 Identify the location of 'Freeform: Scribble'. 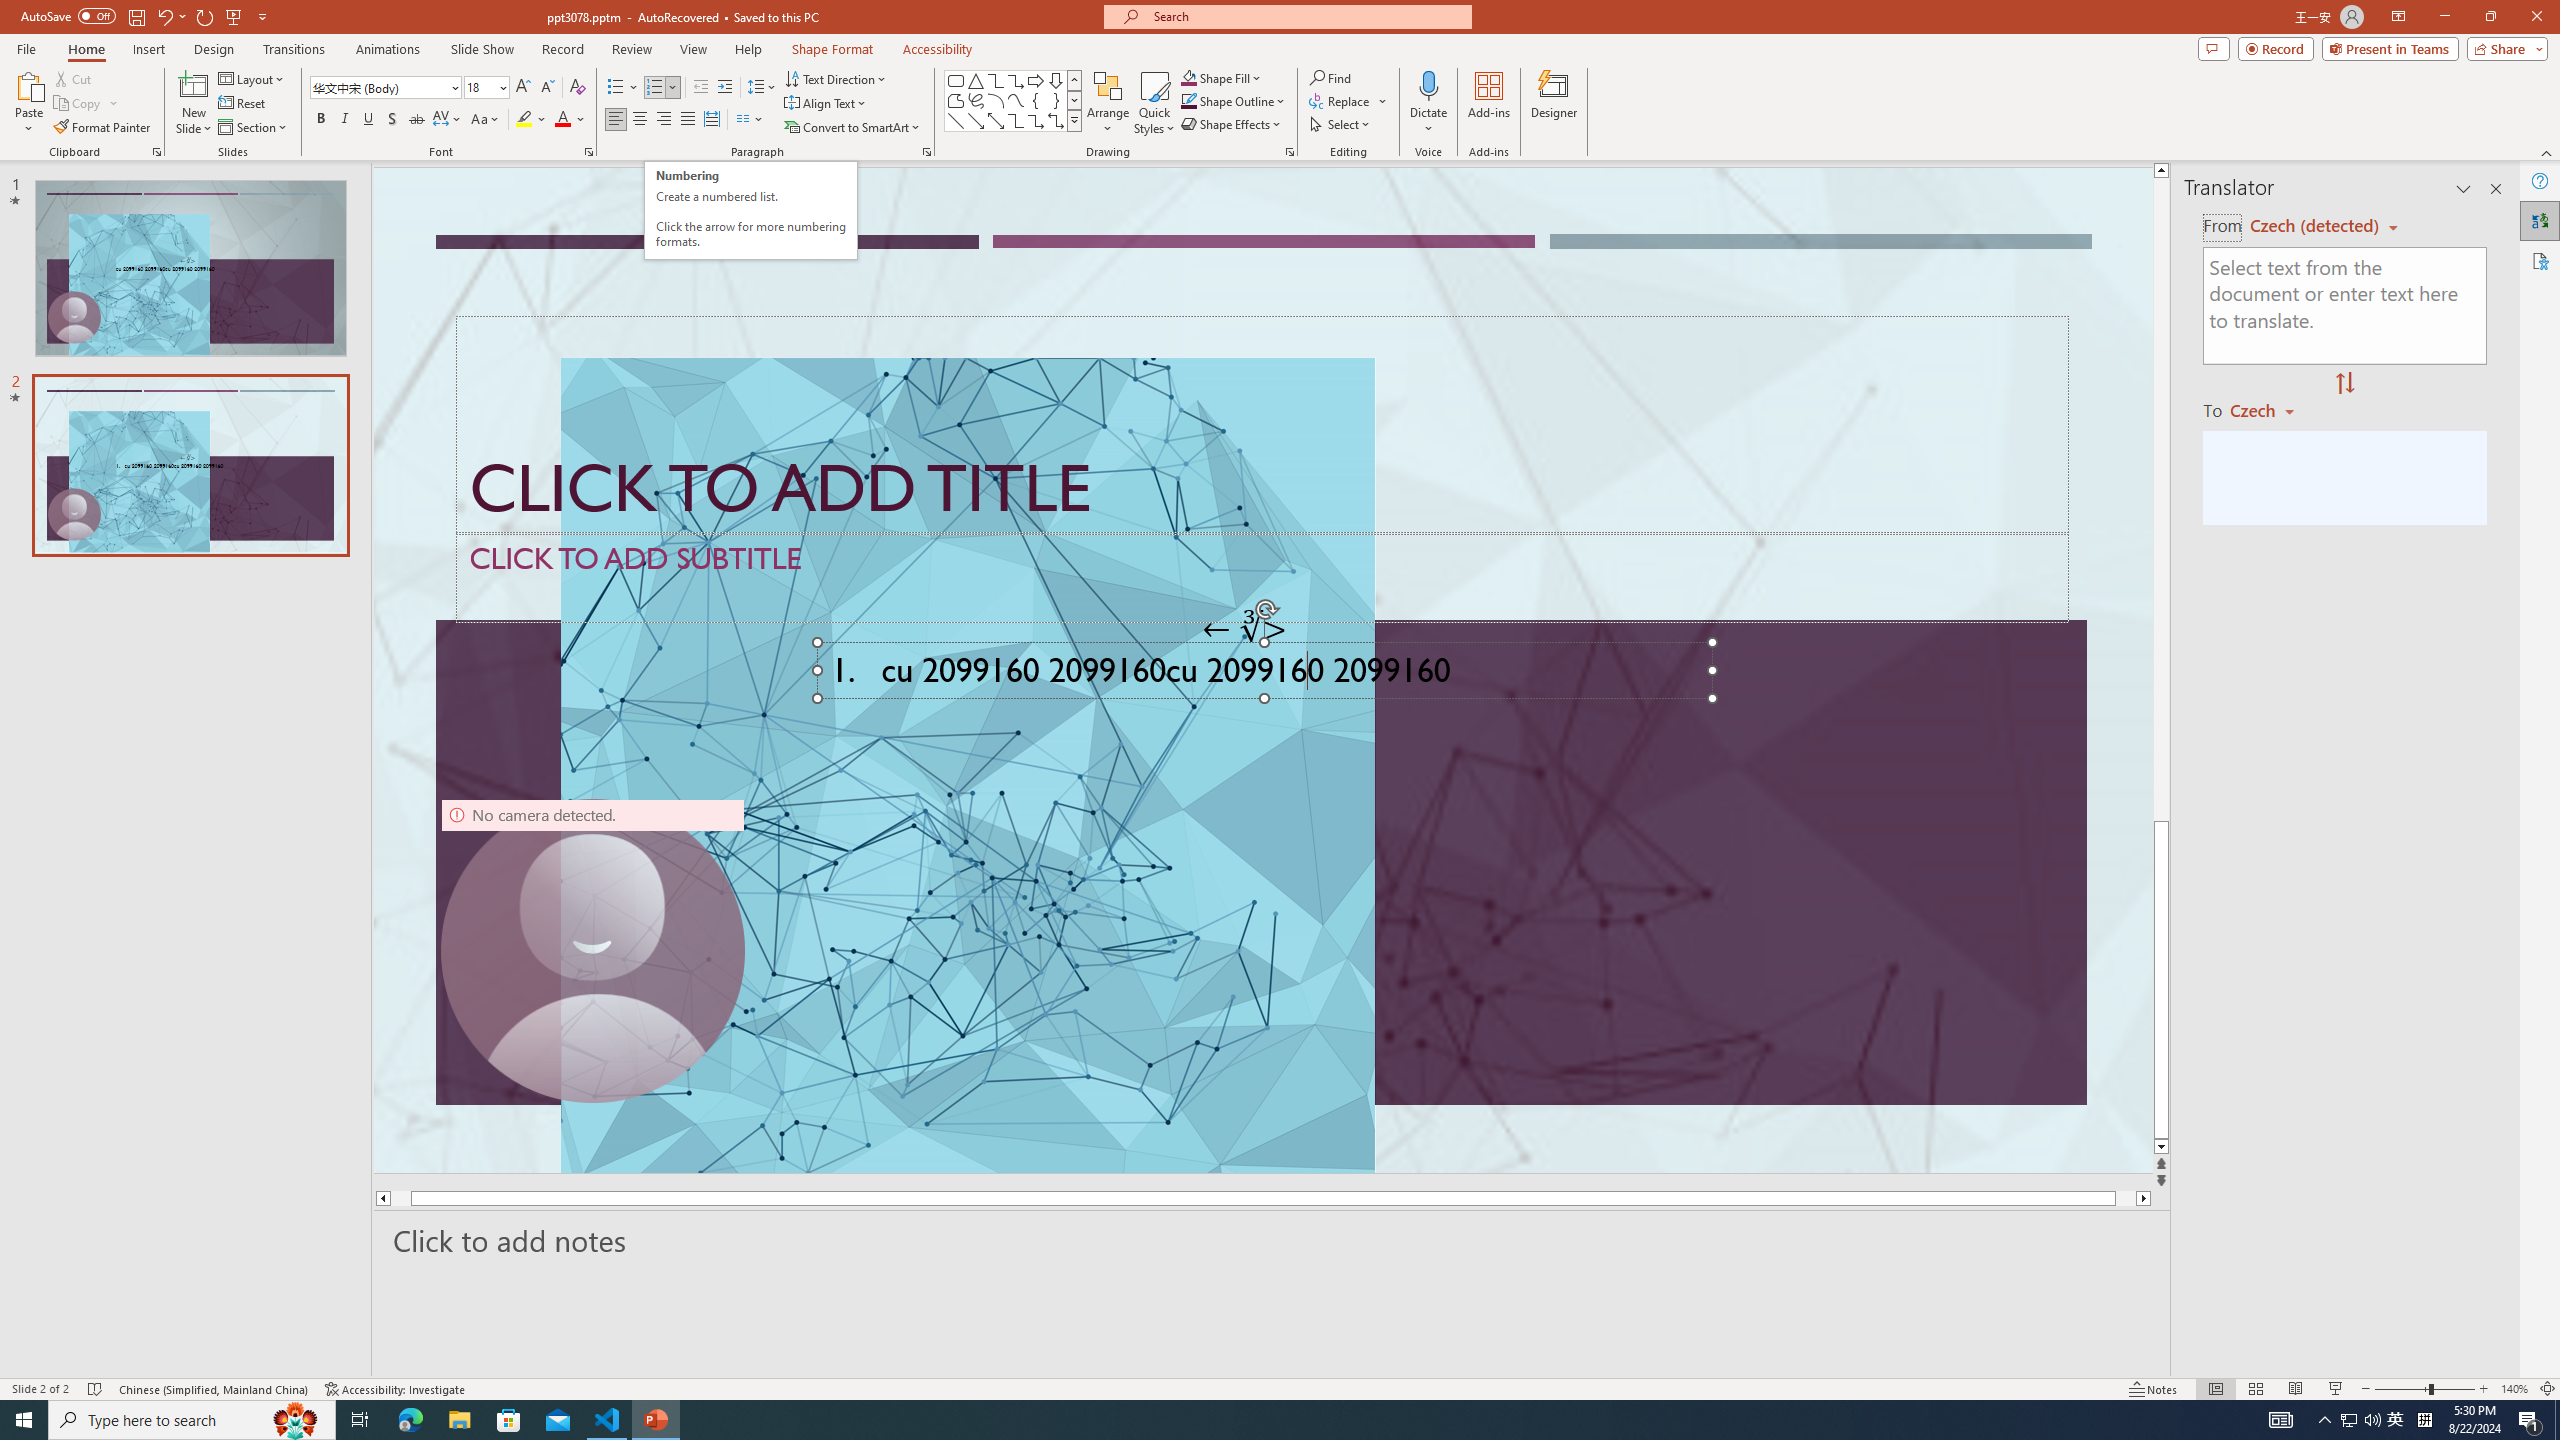
(974, 99).